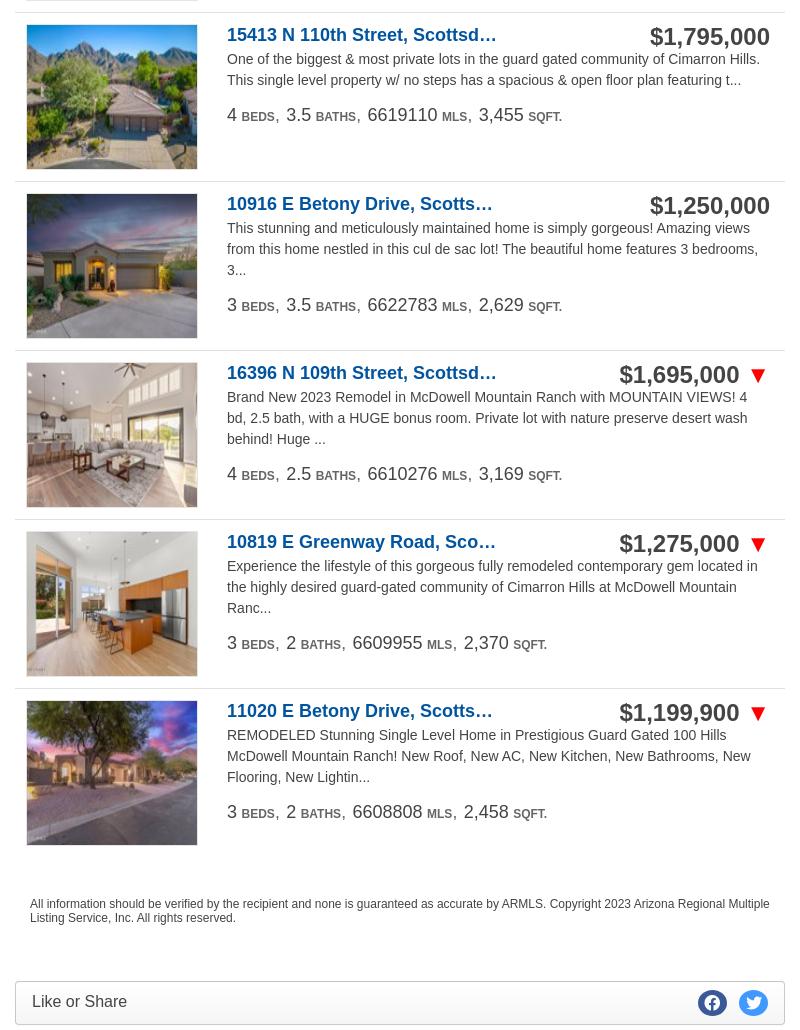  I want to click on '2,370', so click(485, 640).